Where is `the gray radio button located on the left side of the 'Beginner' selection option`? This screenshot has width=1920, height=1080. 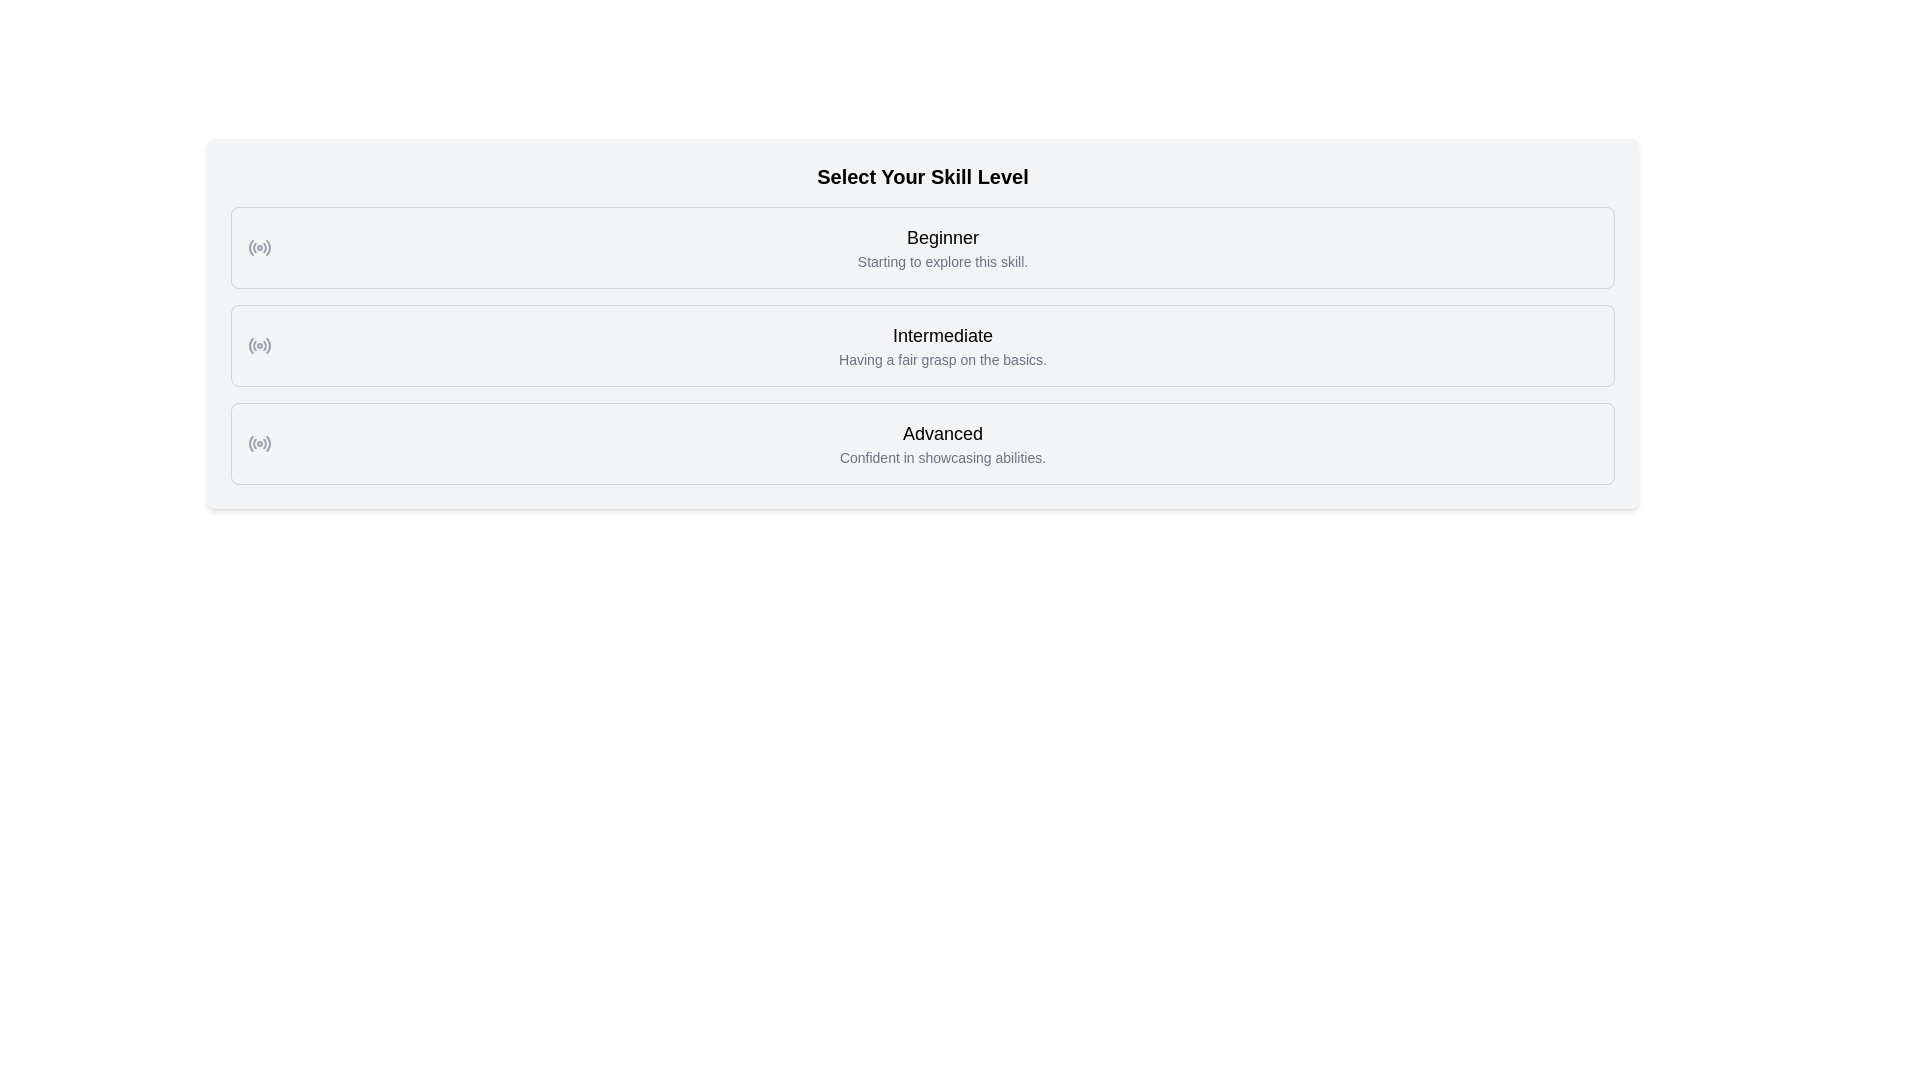 the gray radio button located on the left side of the 'Beginner' selection option is located at coordinates (258, 246).